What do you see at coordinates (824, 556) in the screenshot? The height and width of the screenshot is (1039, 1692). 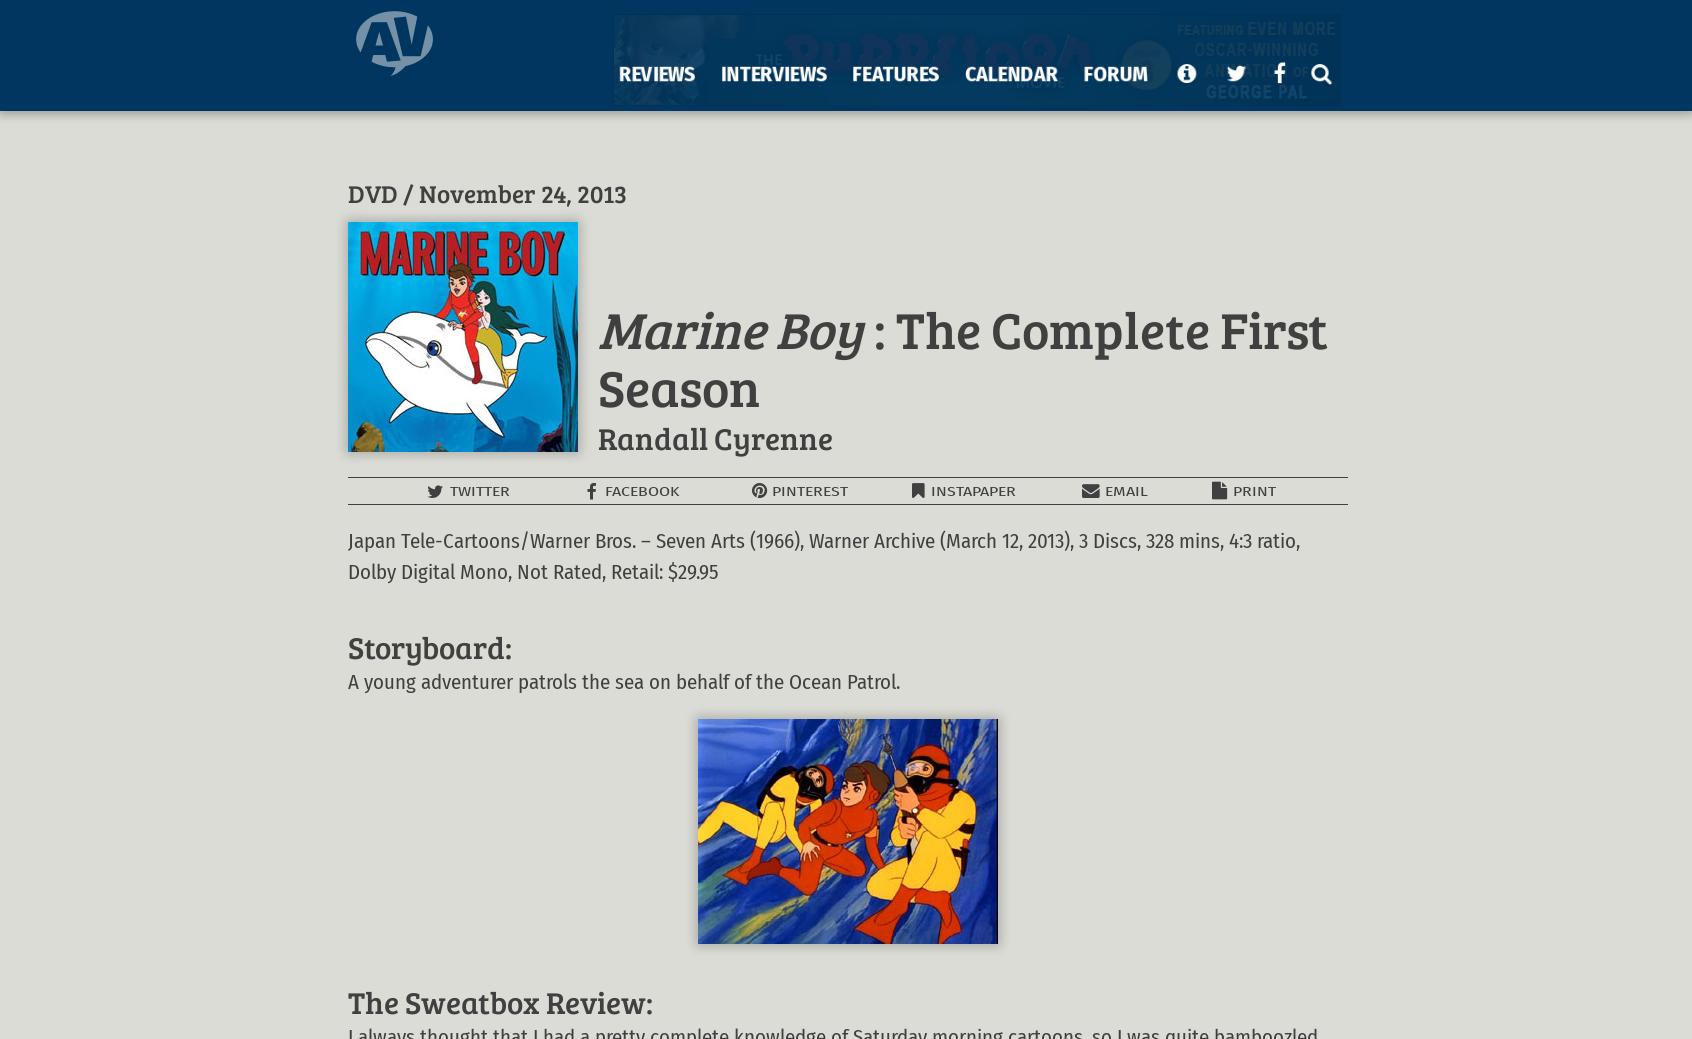 I see `'Japan Tele-Cartoons/Warner Bros. – Seven Arts (1966), Warner Archive (March 12, 2013), 3 Discs, 328 mins, 4:3 ratio, Dolby Digital Mono, Not Rated, Retail: $29.95'` at bounding box center [824, 556].